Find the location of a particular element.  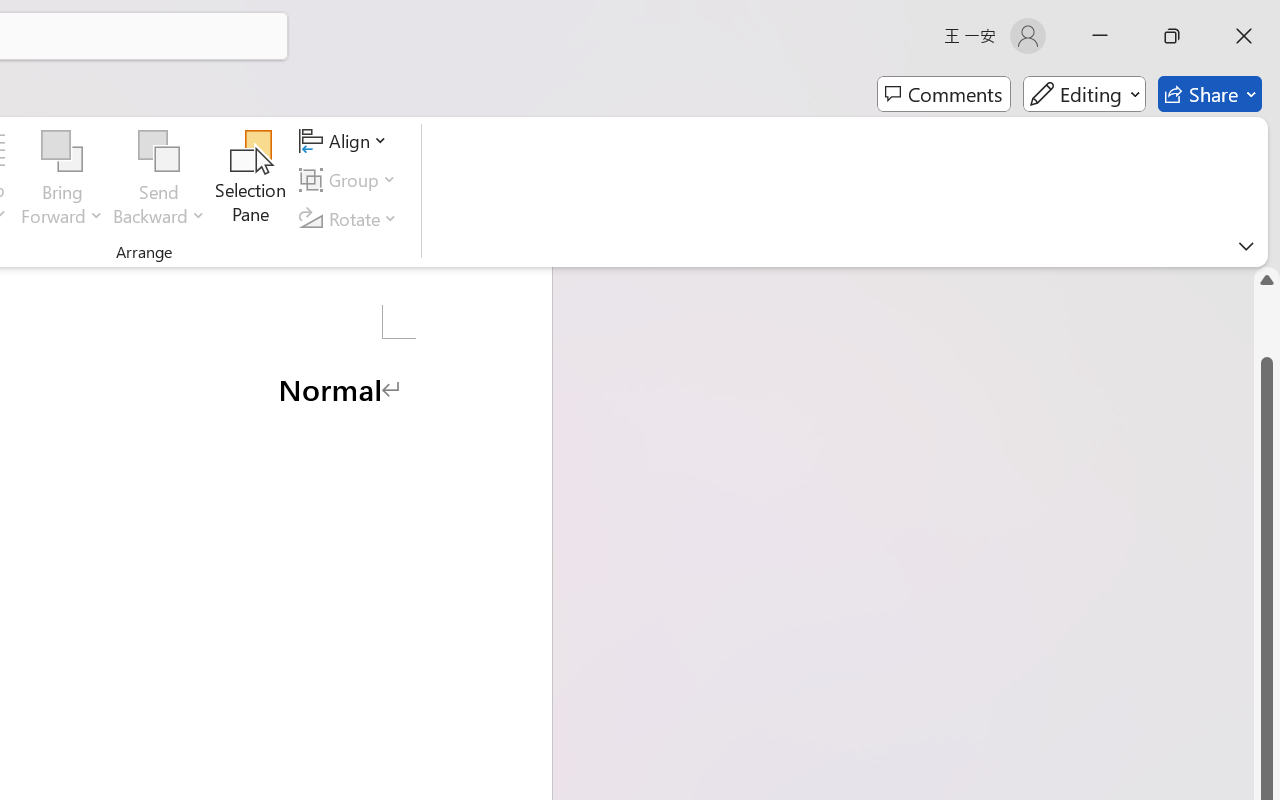

'Send Backward' is located at coordinates (158, 179).